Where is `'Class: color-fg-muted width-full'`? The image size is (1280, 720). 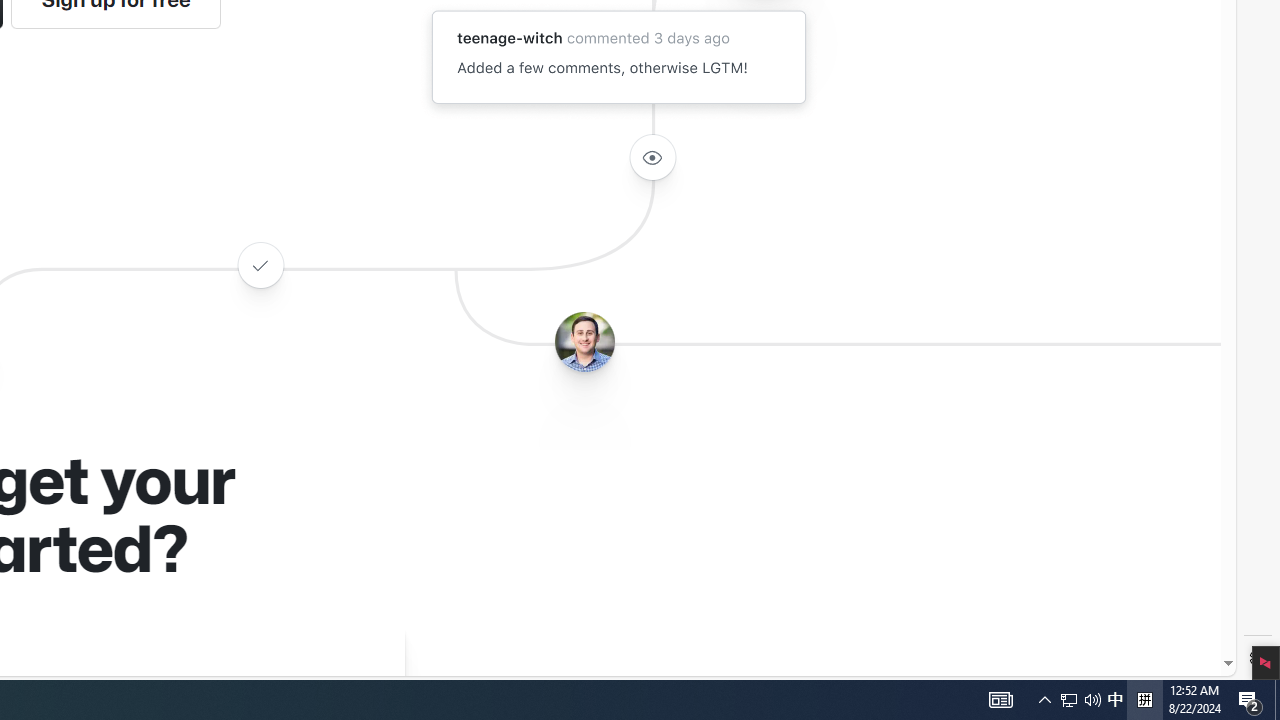
'Class: color-fg-muted width-full' is located at coordinates (259, 264).